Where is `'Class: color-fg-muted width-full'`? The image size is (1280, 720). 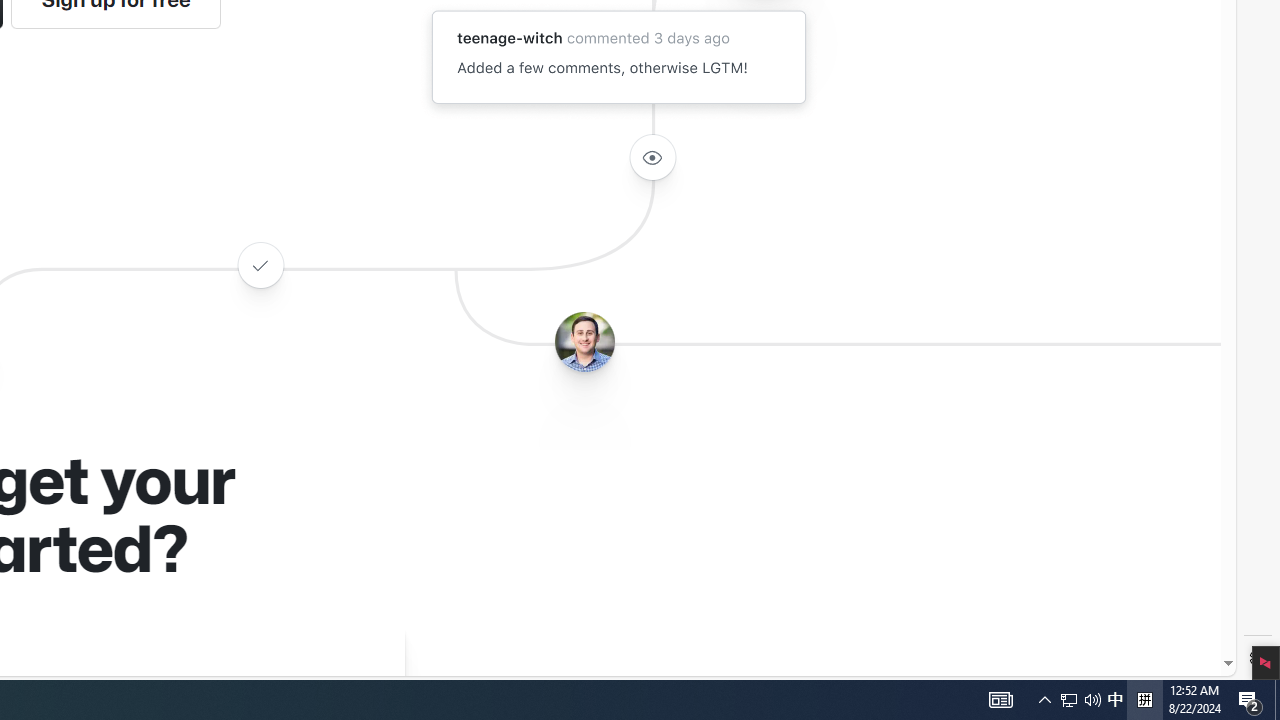
'Class: color-fg-muted width-full' is located at coordinates (259, 264).